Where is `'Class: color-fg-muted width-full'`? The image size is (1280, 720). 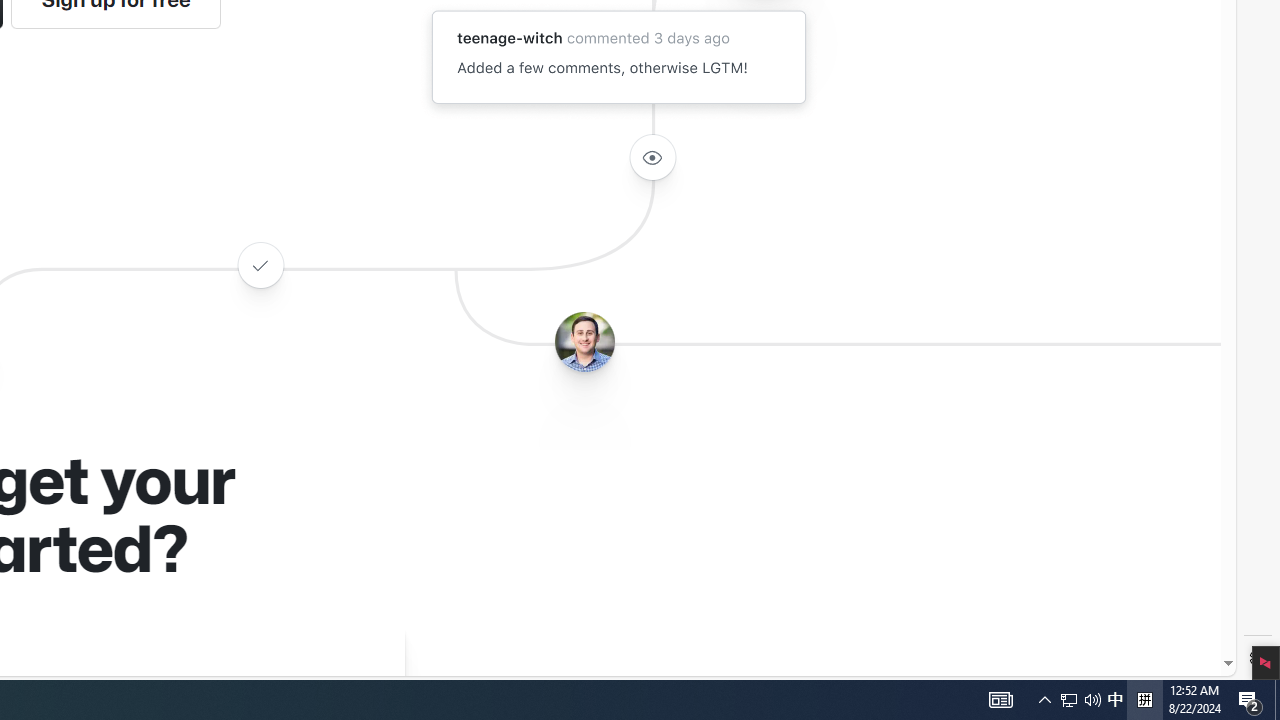
'Class: color-fg-muted width-full' is located at coordinates (259, 264).